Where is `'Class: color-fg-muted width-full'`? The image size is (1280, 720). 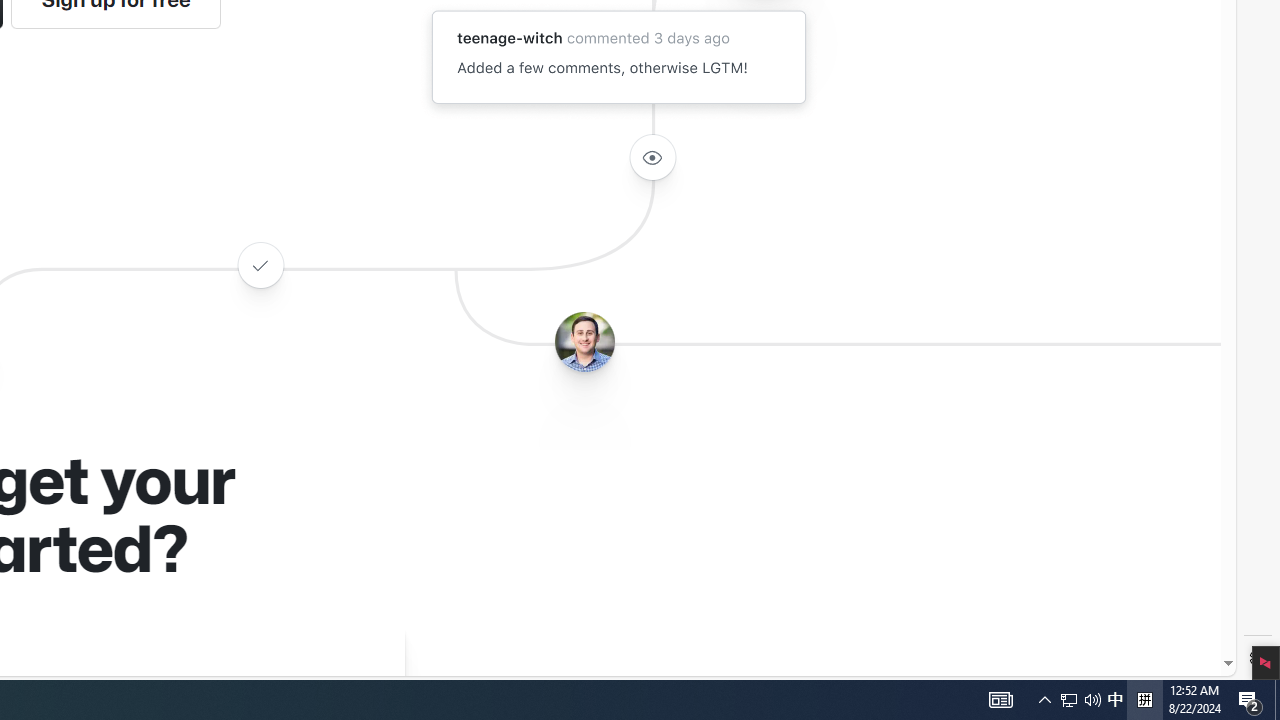
'Class: color-fg-muted width-full' is located at coordinates (259, 264).